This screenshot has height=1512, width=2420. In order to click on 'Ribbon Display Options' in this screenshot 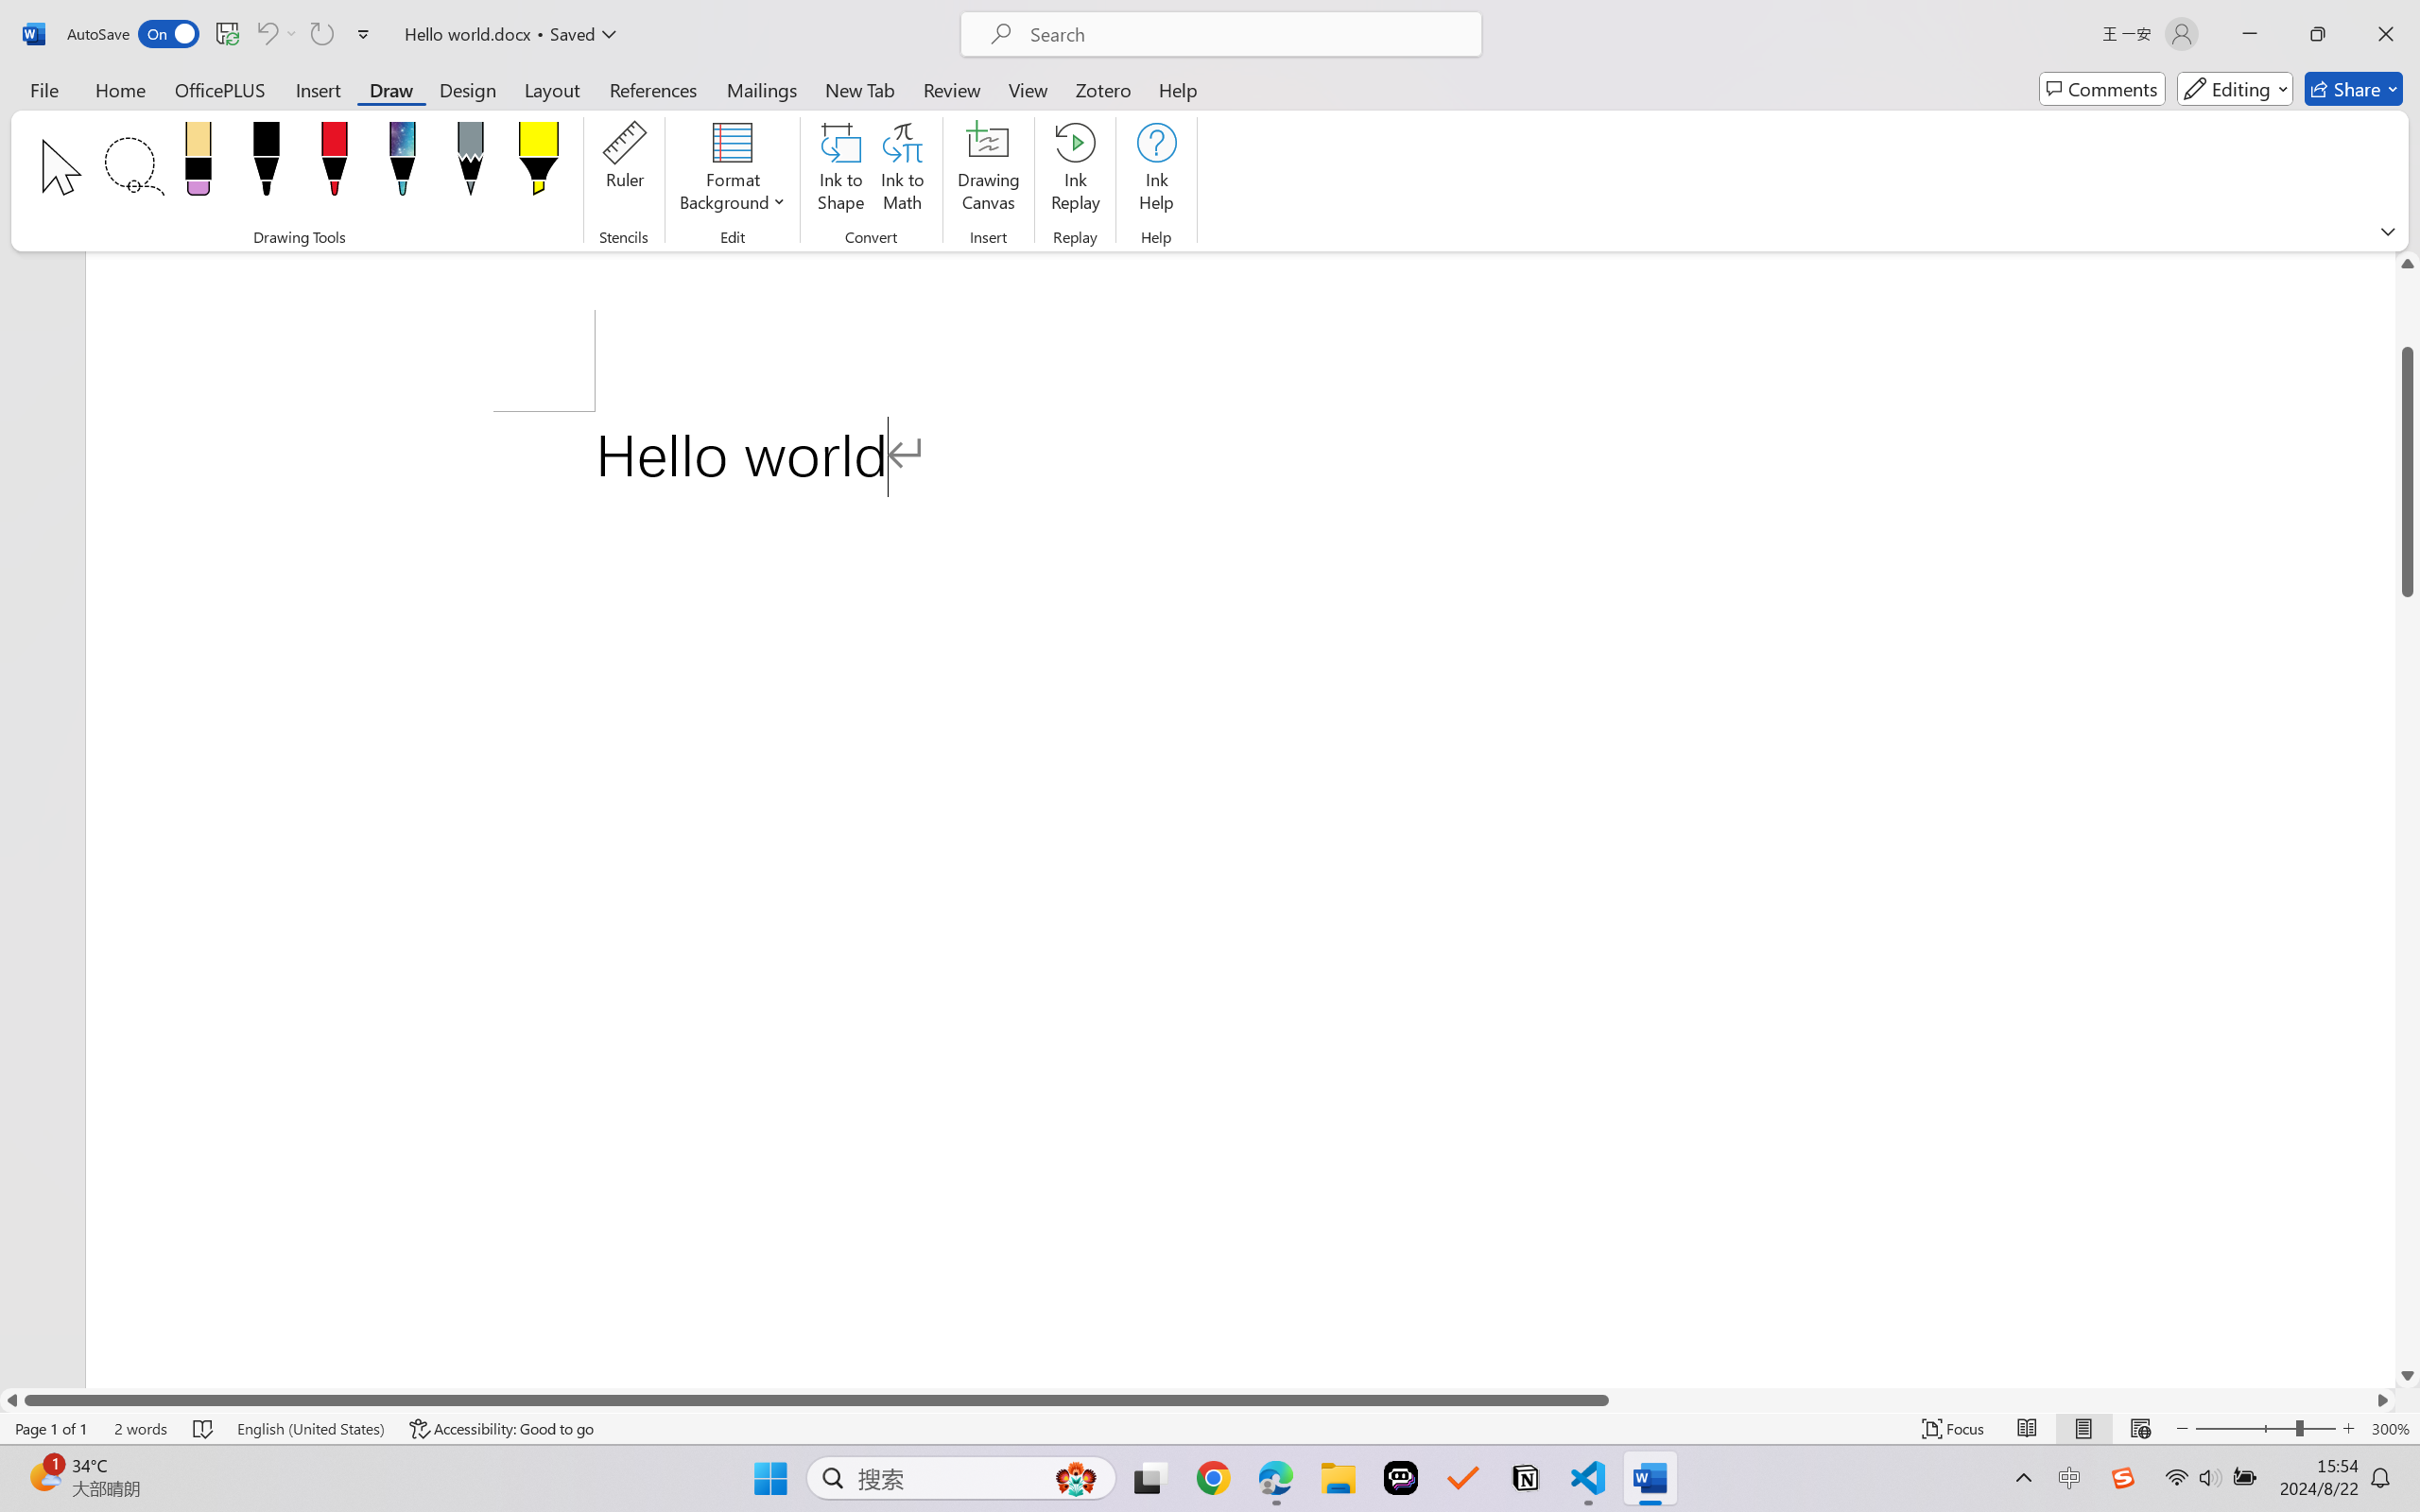, I will do `click(2387, 231)`.